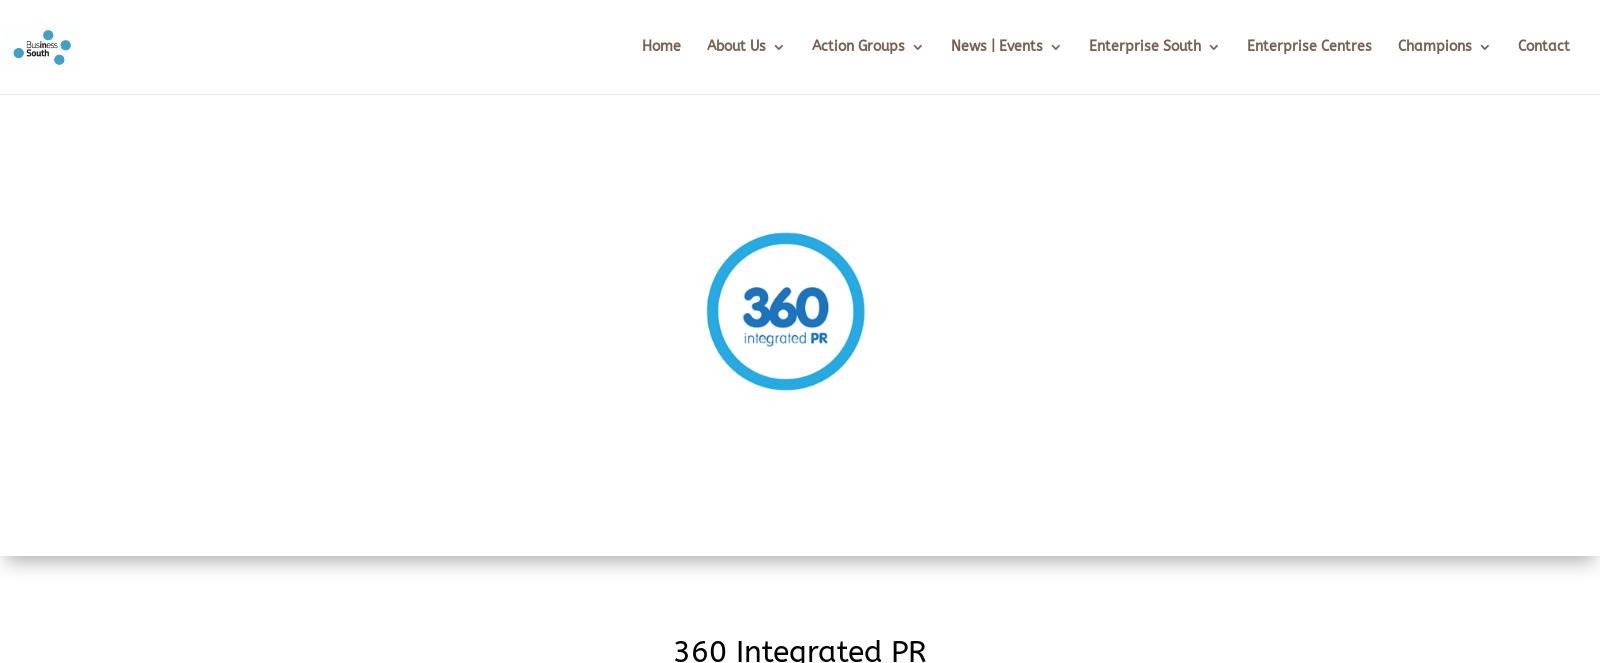 This screenshot has height=663, width=1600. What do you see at coordinates (787, 203) in the screenshot?
I see `'What we do'` at bounding box center [787, 203].